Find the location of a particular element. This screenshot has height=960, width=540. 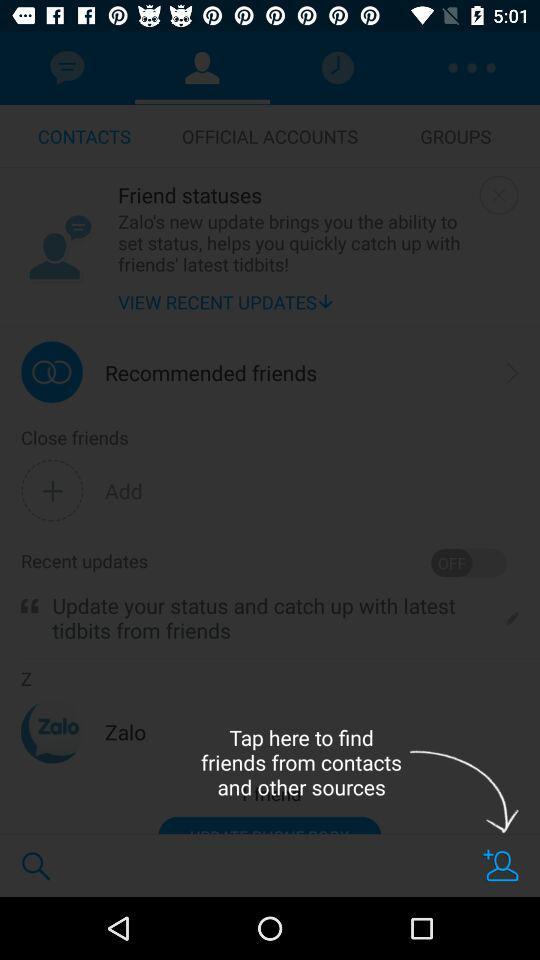

the friend statuses item is located at coordinates (293, 194).